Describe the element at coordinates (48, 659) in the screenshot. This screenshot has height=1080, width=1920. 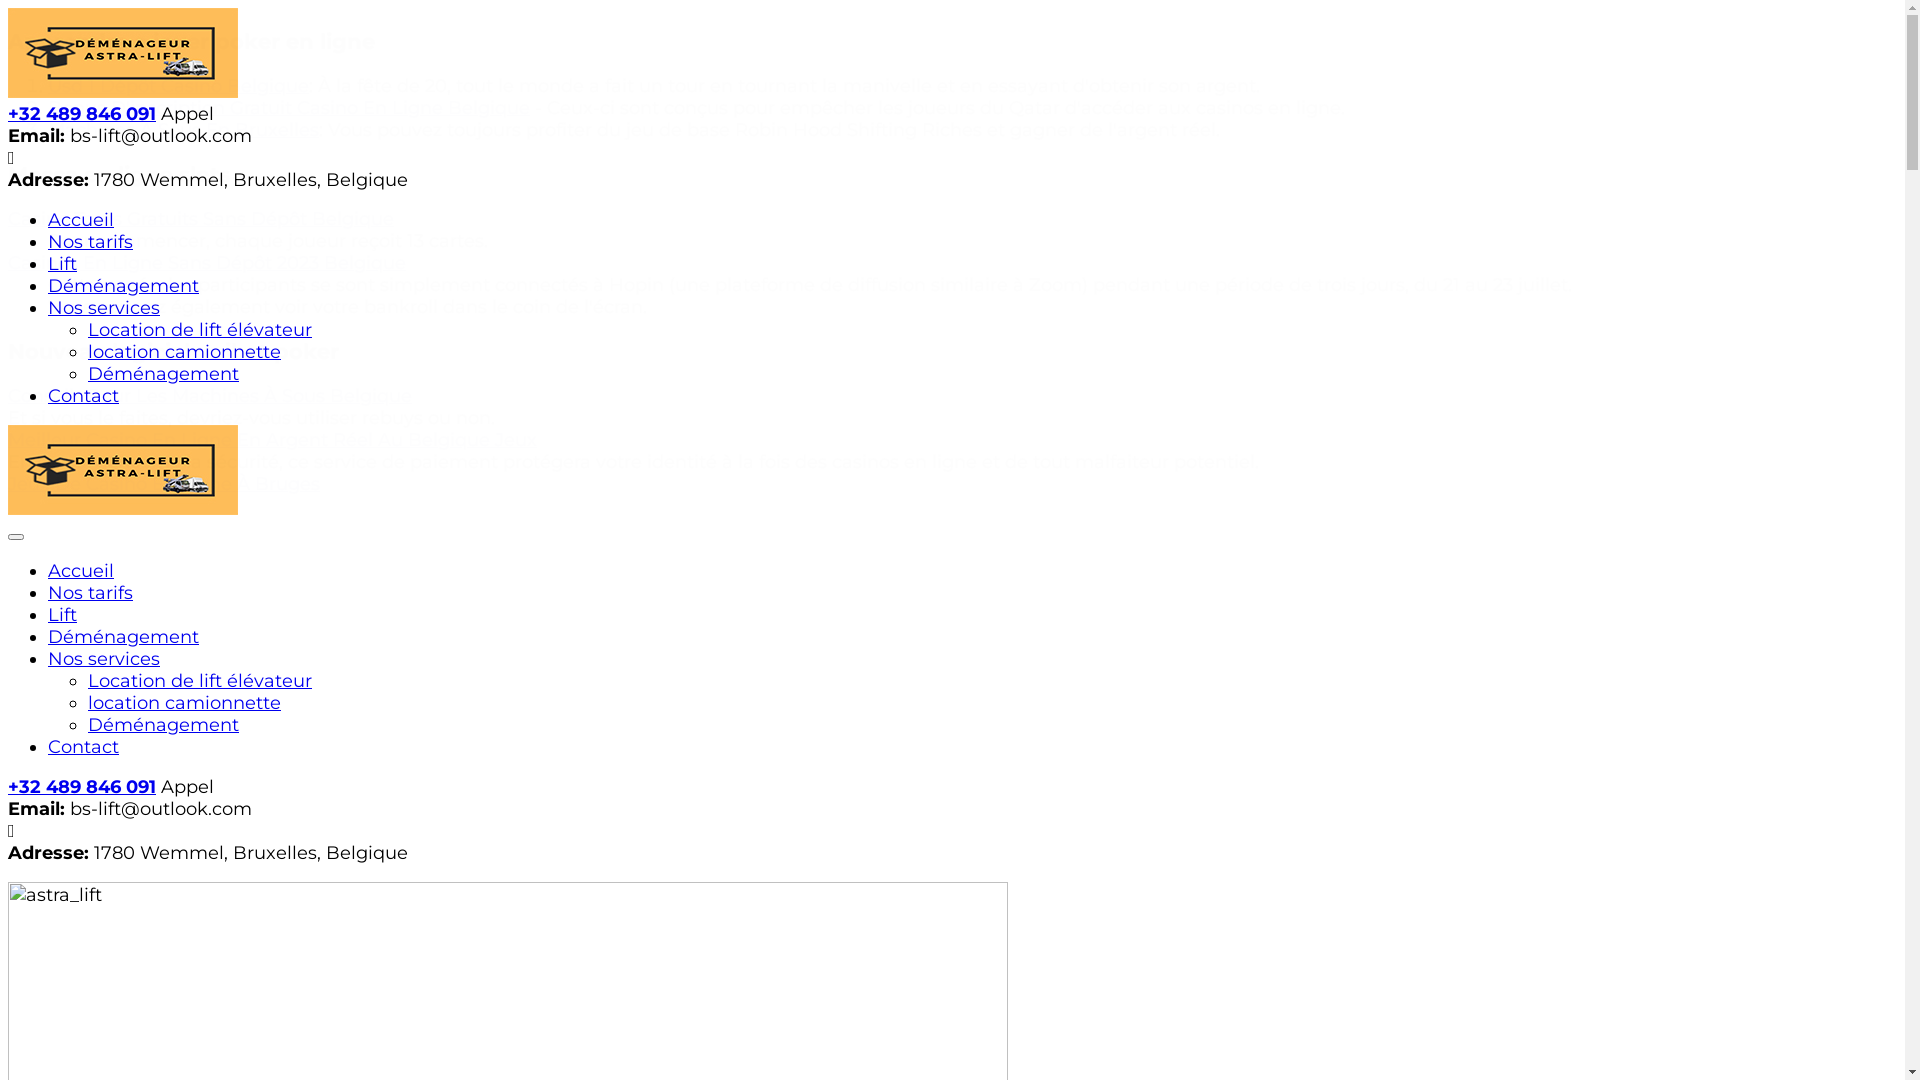
I see `'Nos services'` at that location.